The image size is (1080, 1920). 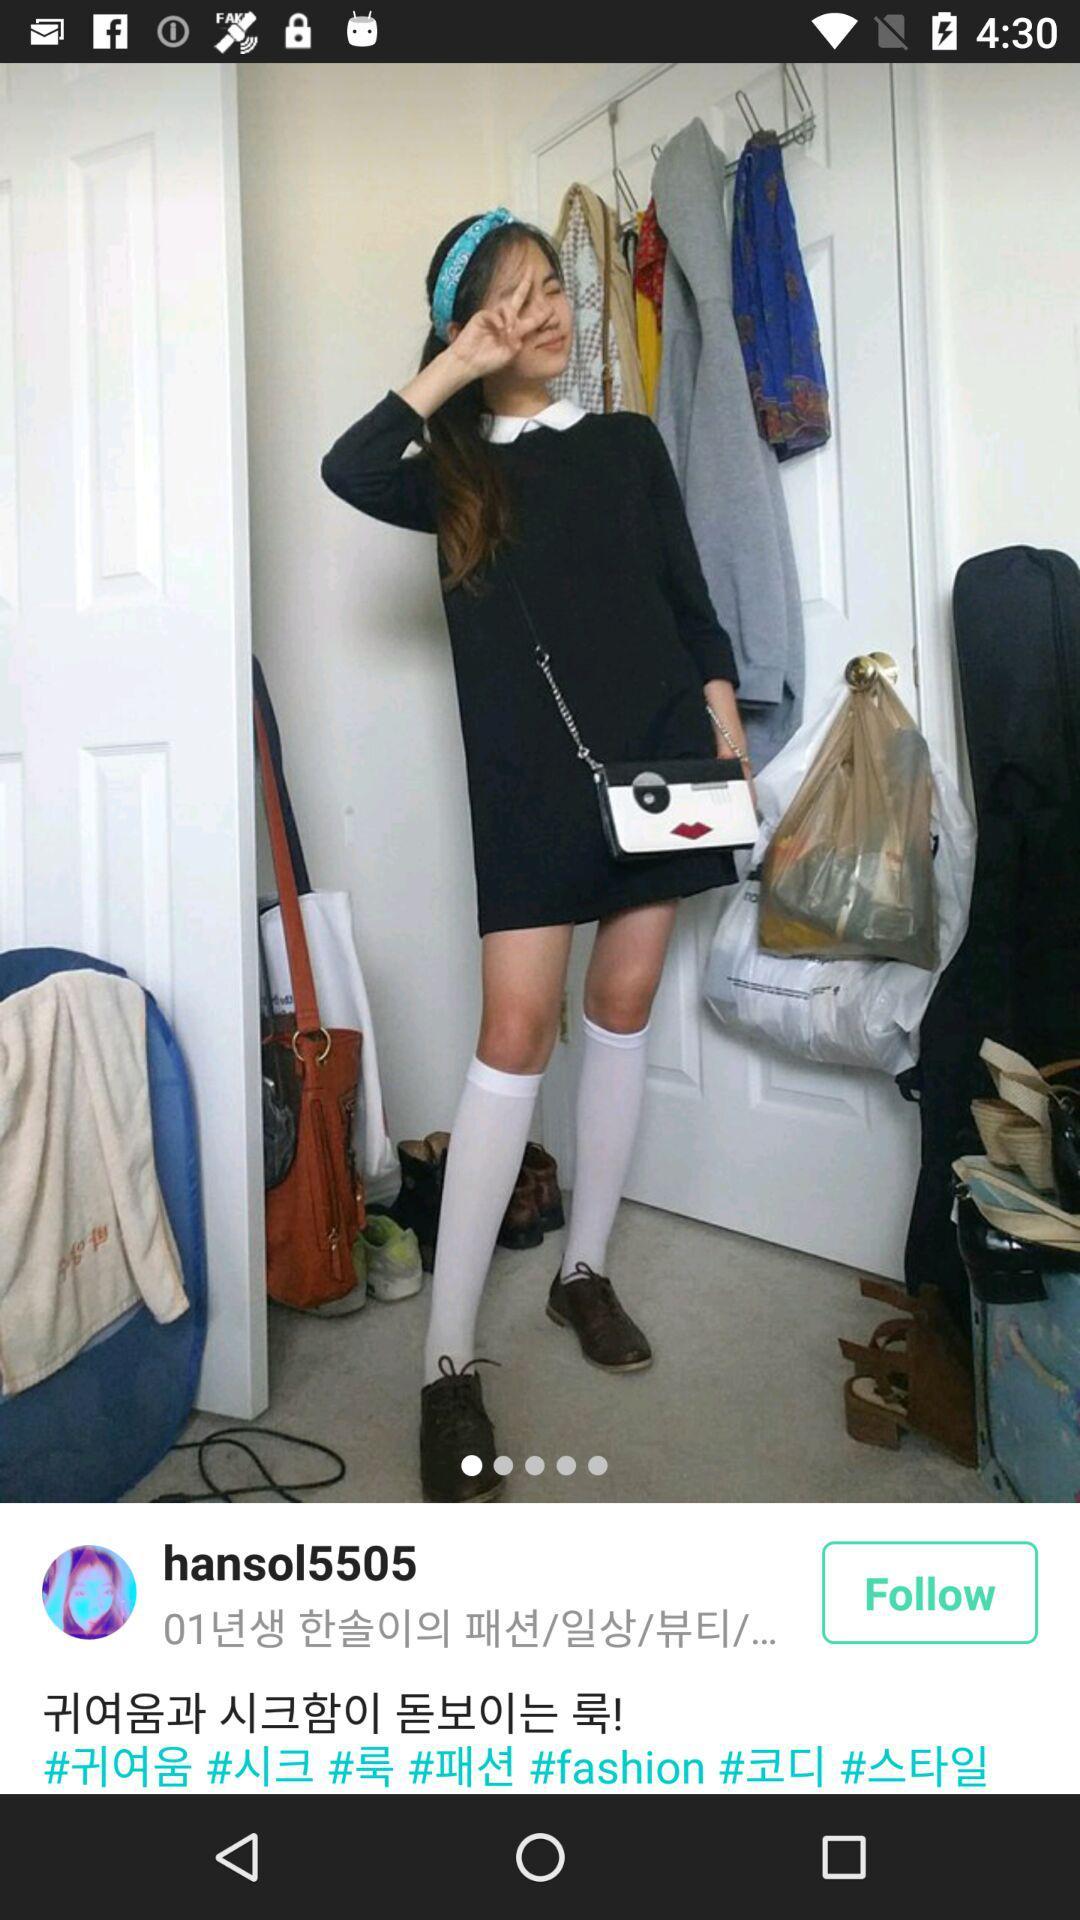 I want to click on follow item, so click(x=929, y=1591).